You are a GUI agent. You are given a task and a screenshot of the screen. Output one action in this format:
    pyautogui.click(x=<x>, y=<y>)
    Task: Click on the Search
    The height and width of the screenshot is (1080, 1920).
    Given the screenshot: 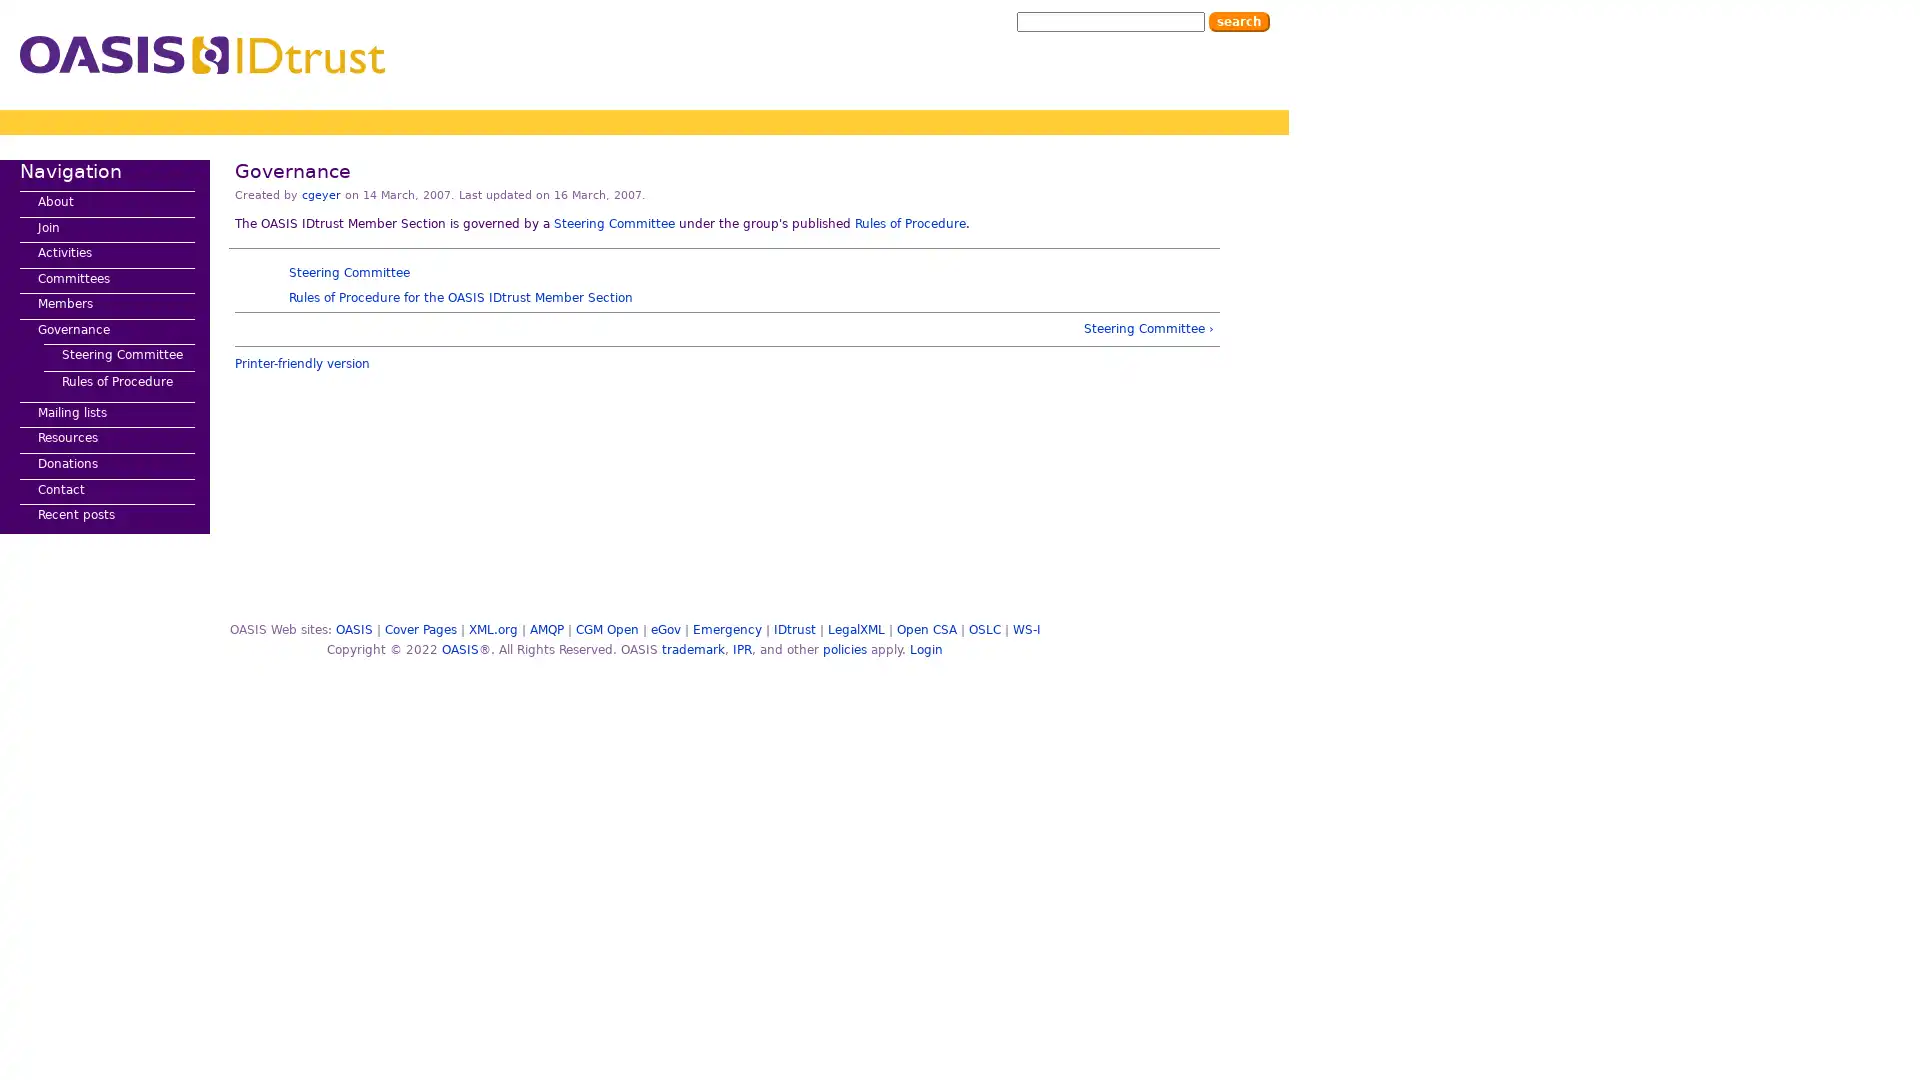 What is the action you would take?
    pyautogui.click(x=1238, y=22)
    